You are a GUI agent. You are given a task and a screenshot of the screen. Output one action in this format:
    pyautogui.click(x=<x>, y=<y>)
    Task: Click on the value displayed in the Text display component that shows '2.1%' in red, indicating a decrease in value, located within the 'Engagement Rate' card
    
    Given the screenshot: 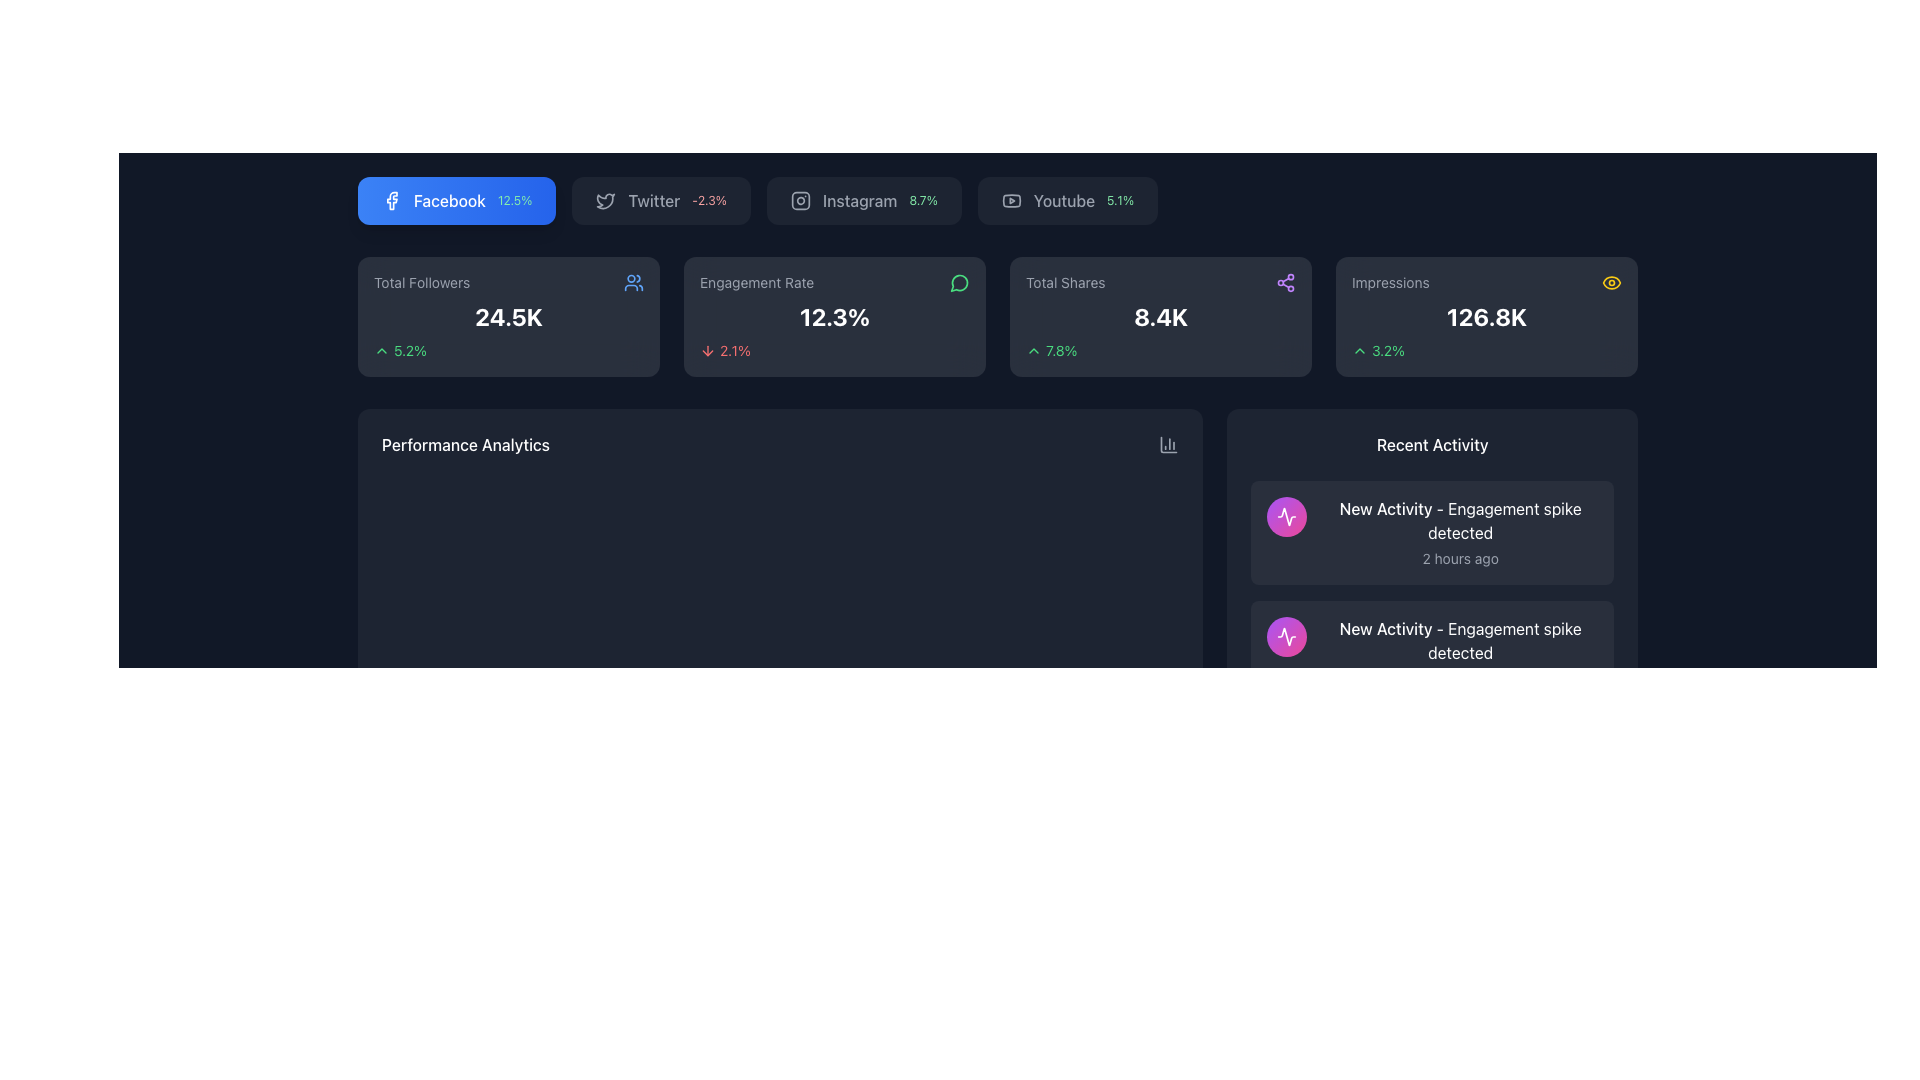 What is the action you would take?
    pyautogui.click(x=734, y=350)
    